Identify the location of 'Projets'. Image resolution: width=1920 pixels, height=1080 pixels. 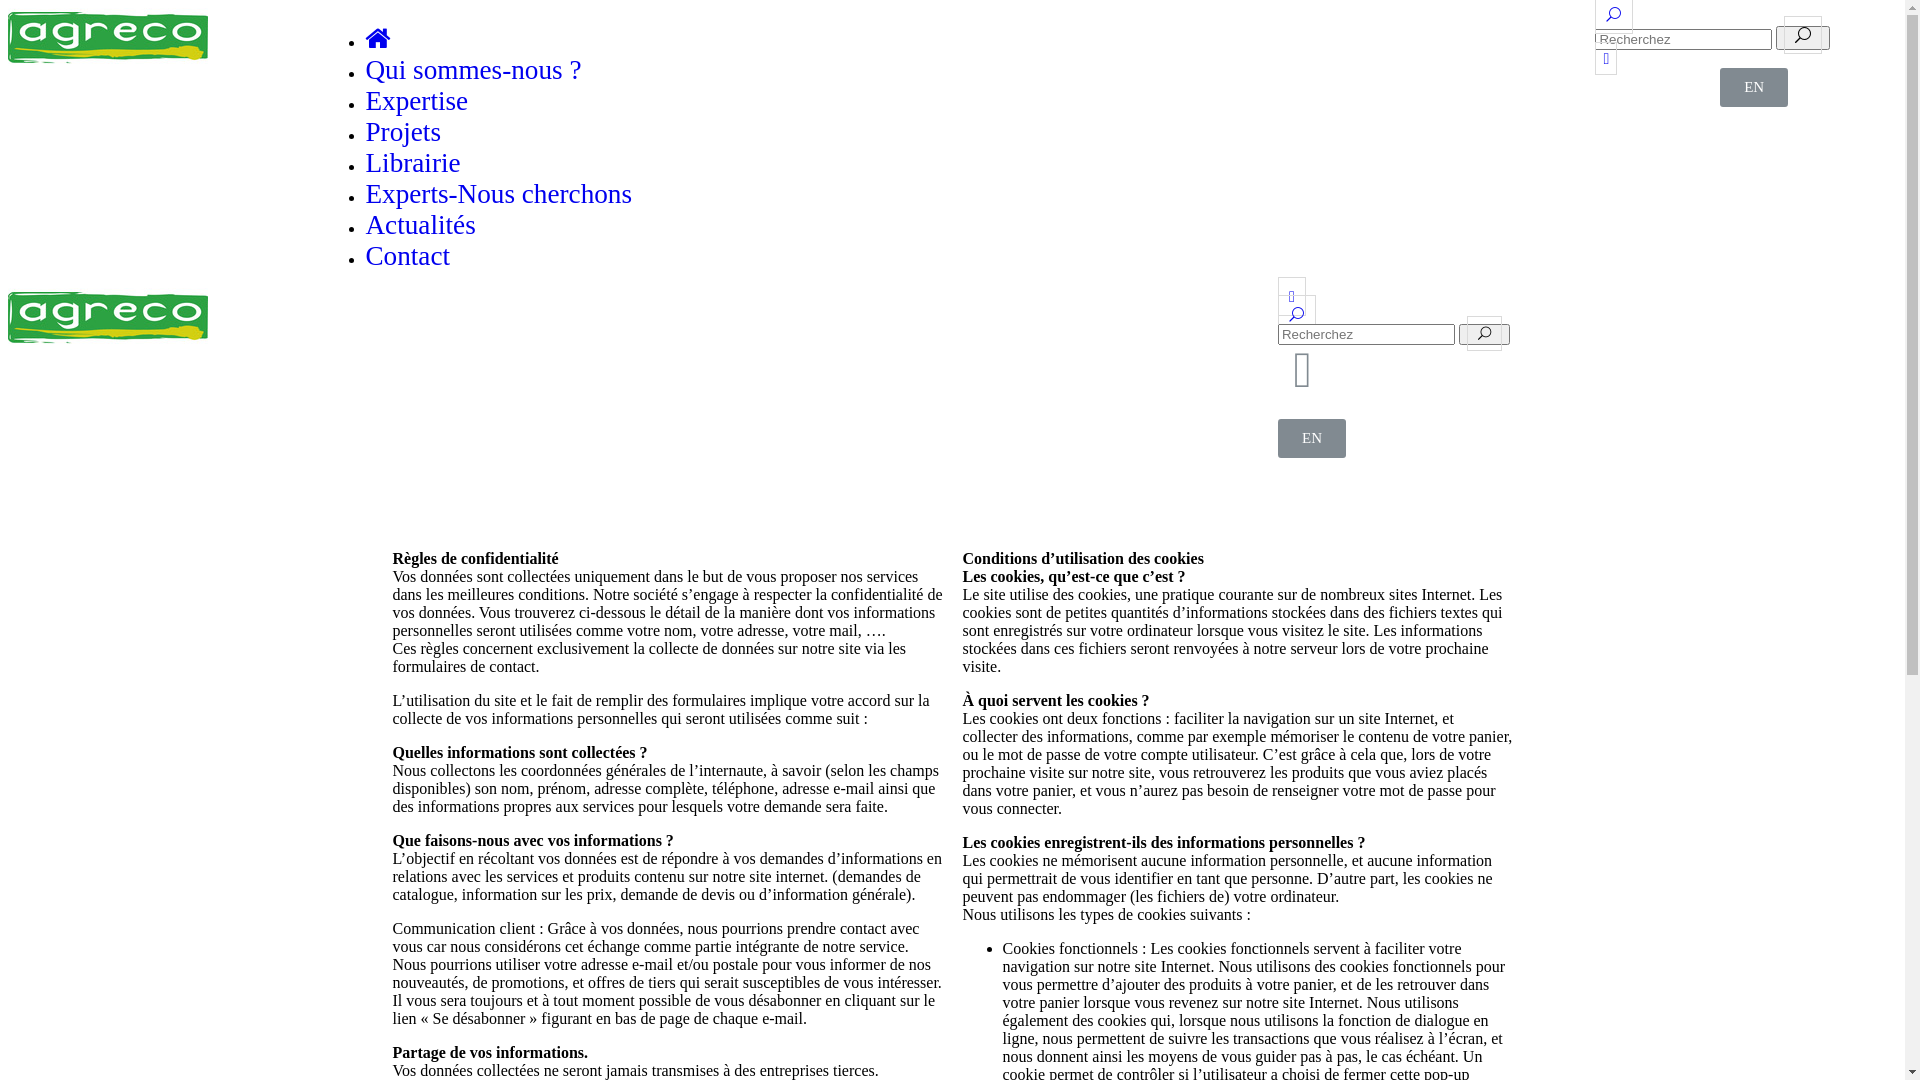
(70, 335).